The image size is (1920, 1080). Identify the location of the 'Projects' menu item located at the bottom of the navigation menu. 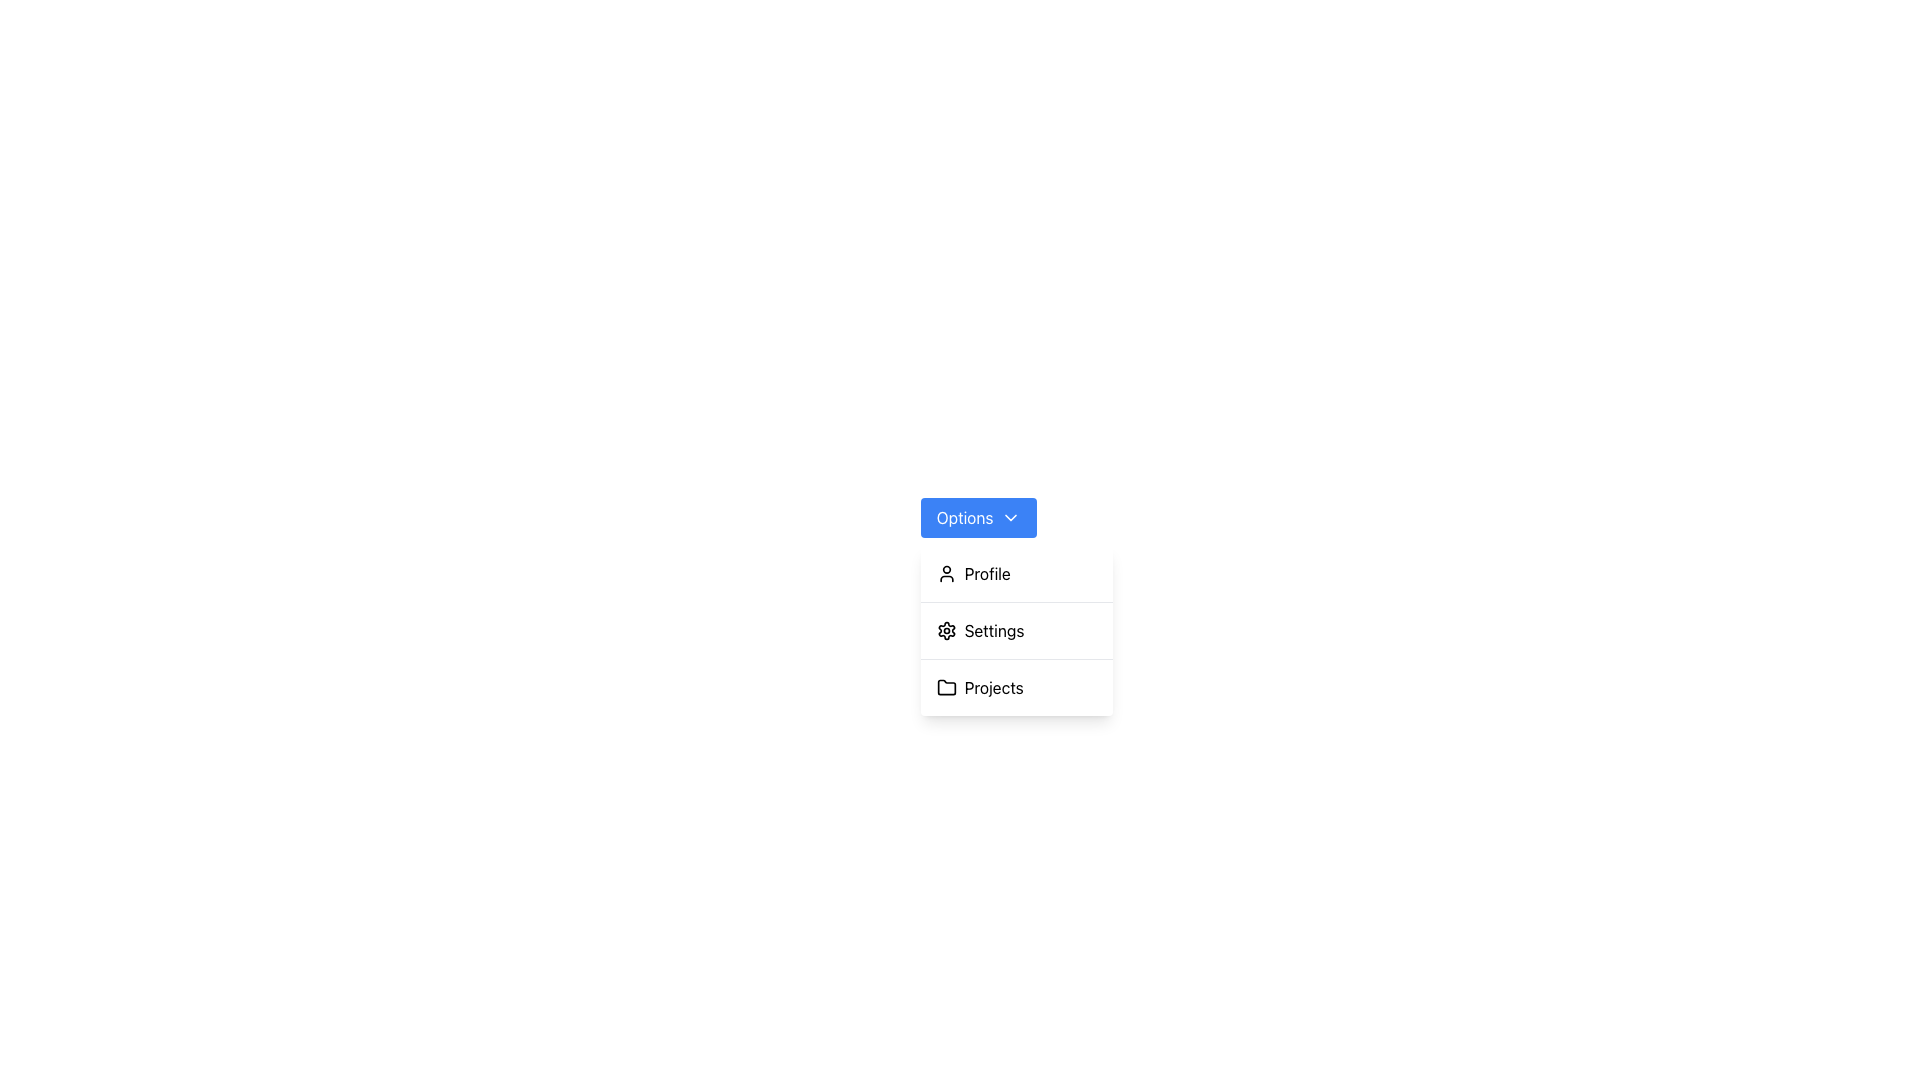
(1016, 686).